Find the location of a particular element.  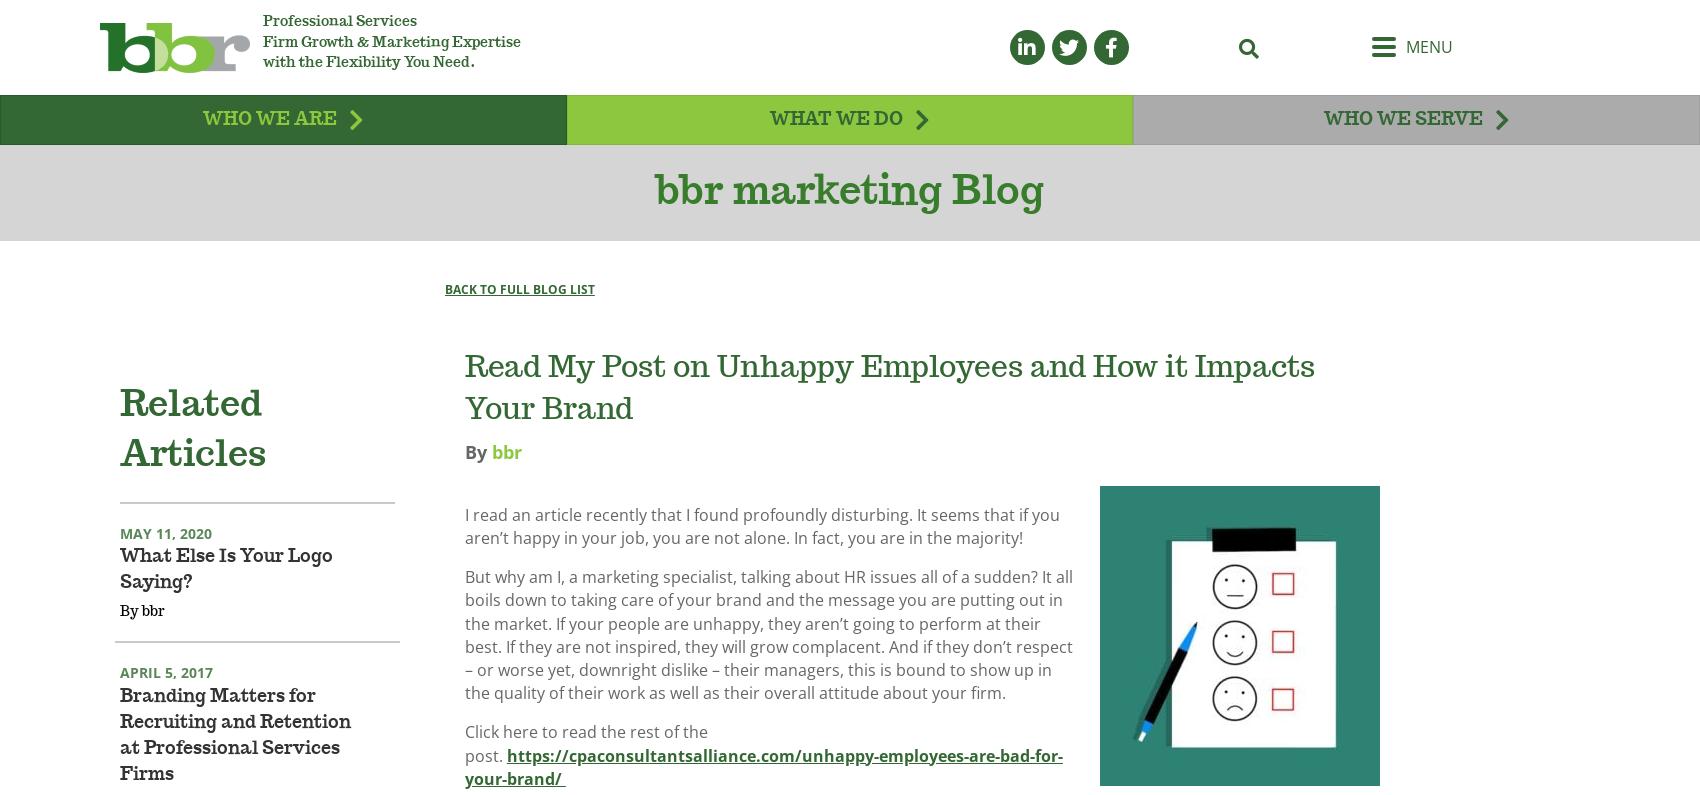

'But why am I, a marketing specialist, talking about HR issues all of a sudden? It all boils down to taking care of your brand and the message you are putting out in the market. If your people are unhappy, they aren’t going to perform at their best. If they are not inspired, they will grow complacent. And if they don’t respect – or worse yet, downright dislike – their managers, this is bound to show up in the quality of their work as well as their overall attitude about your firm.' is located at coordinates (463, 660).